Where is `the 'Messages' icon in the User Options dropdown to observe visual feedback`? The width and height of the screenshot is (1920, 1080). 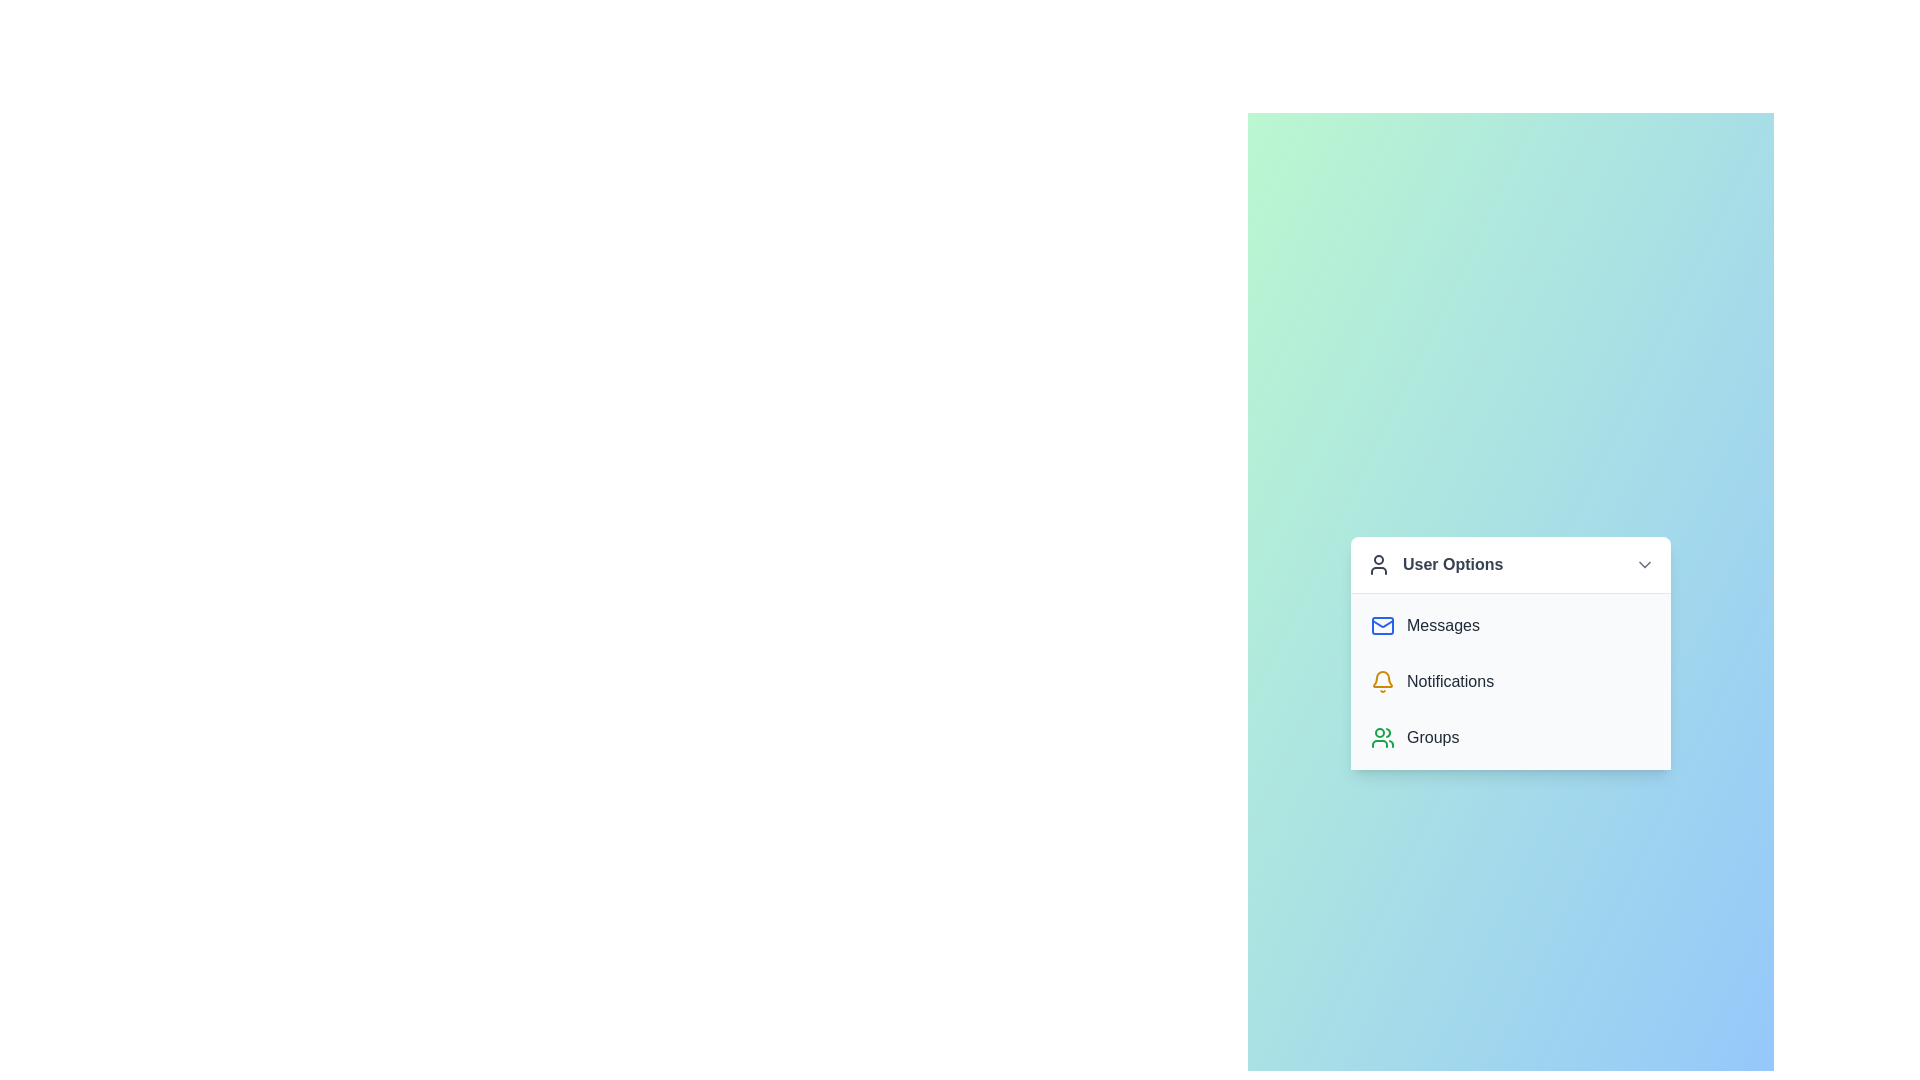
the 'Messages' icon in the User Options dropdown to observe visual feedback is located at coordinates (1381, 623).